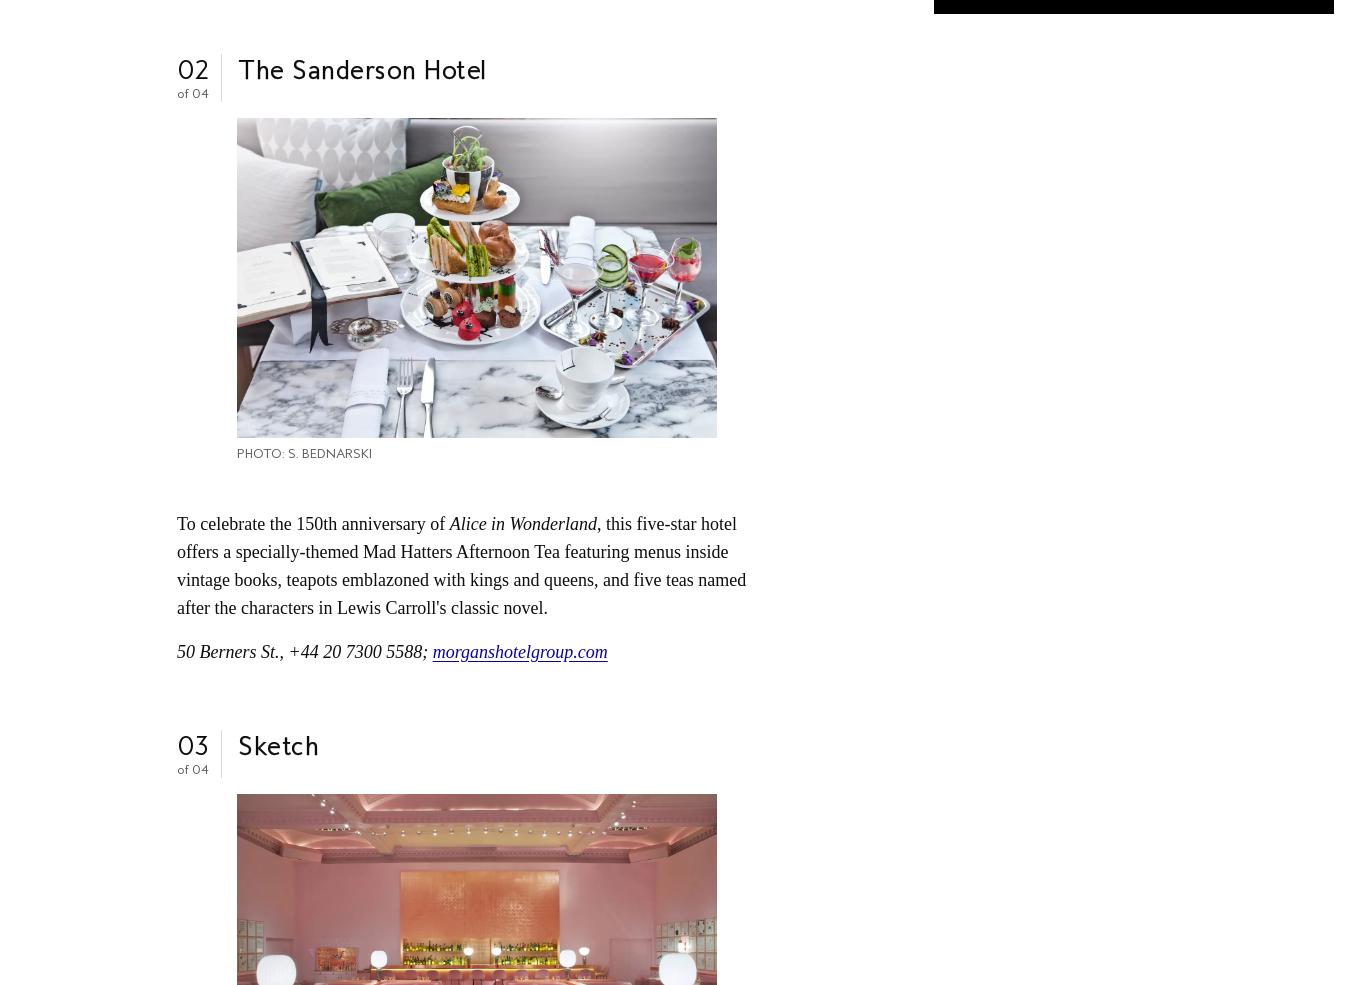  What do you see at coordinates (312, 523) in the screenshot?
I see `'To celebrate the 150th anniversary of'` at bounding box center [312, 523].